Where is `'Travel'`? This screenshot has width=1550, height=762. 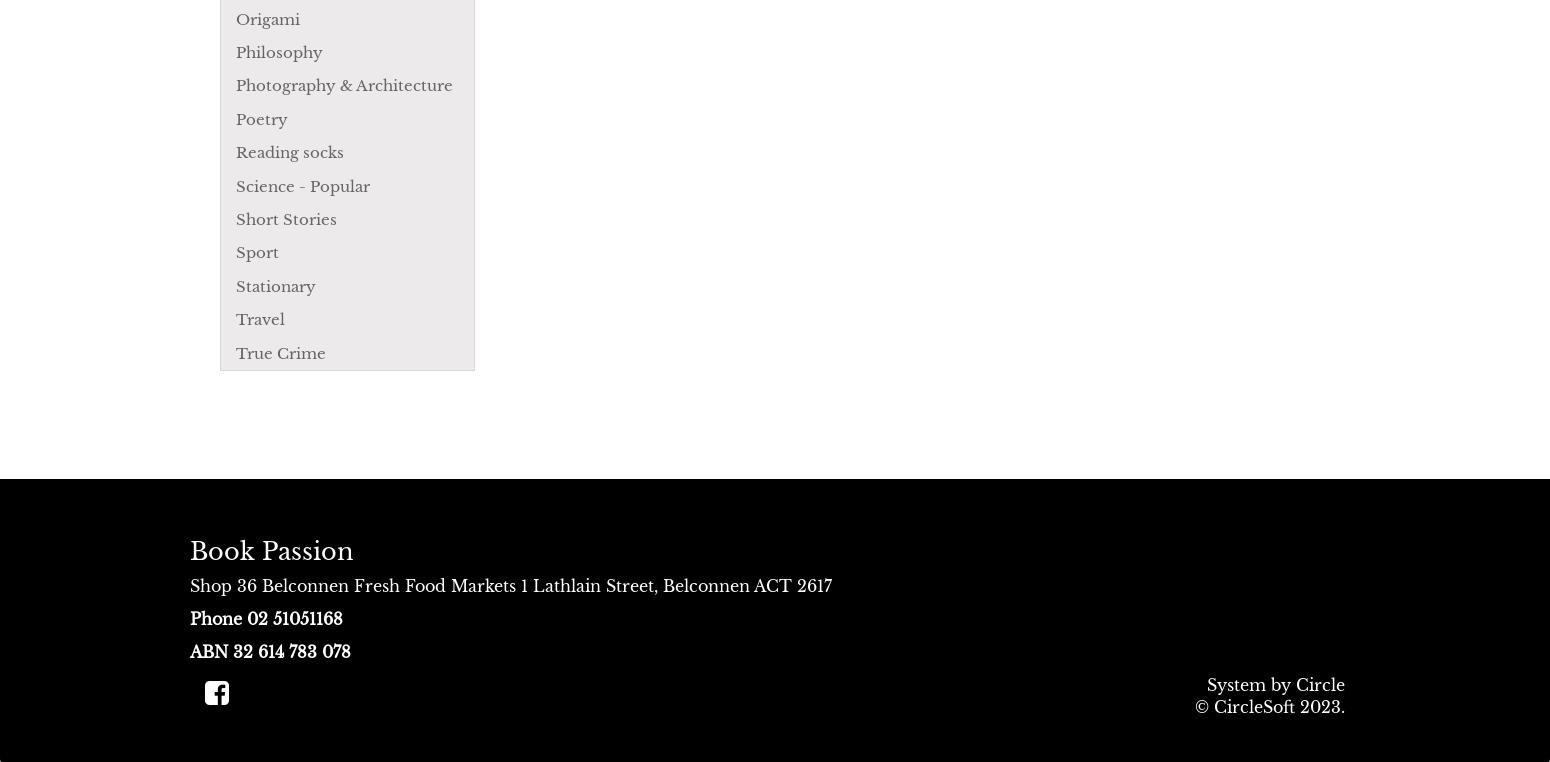 'Travel' is located at coordinates (260, 319).